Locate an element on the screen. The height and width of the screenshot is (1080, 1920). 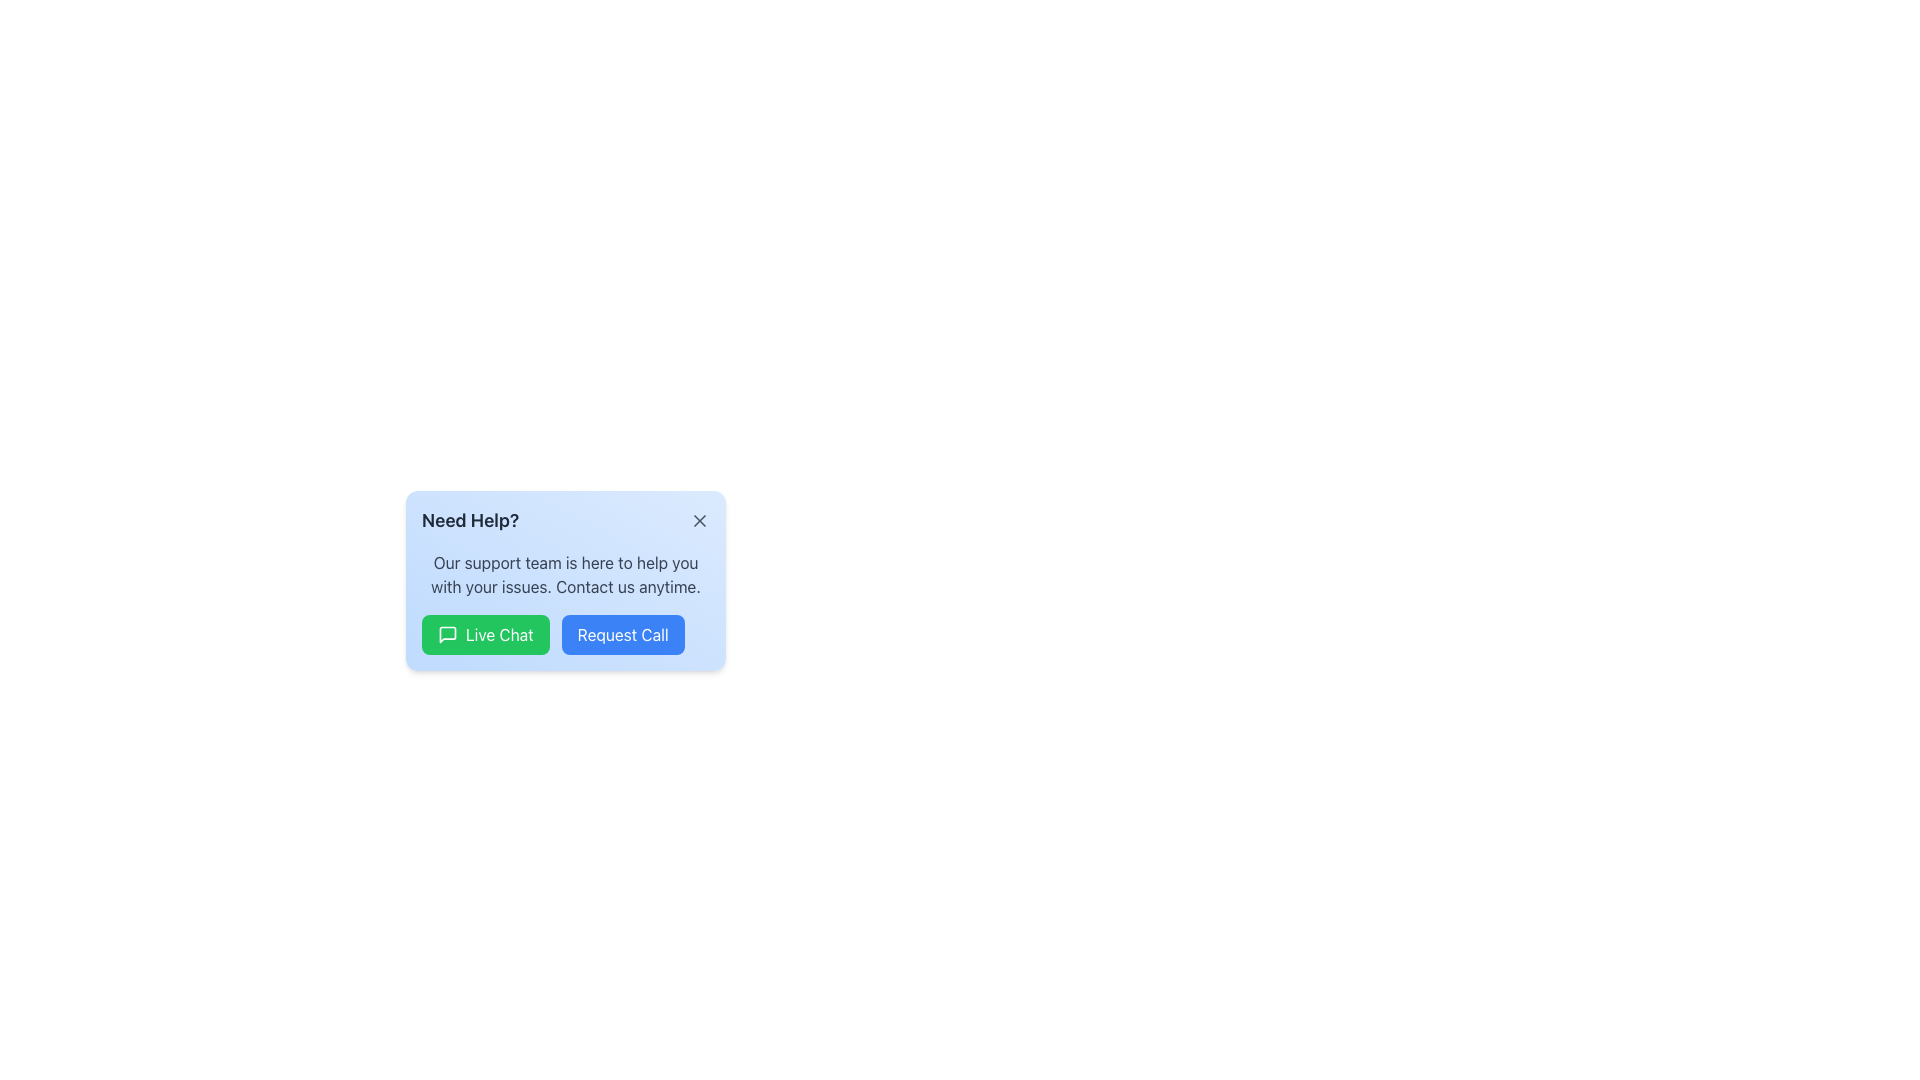
the bold text label displaying 'Need Help?' to emphasize it is located at coordinates (469, 519).